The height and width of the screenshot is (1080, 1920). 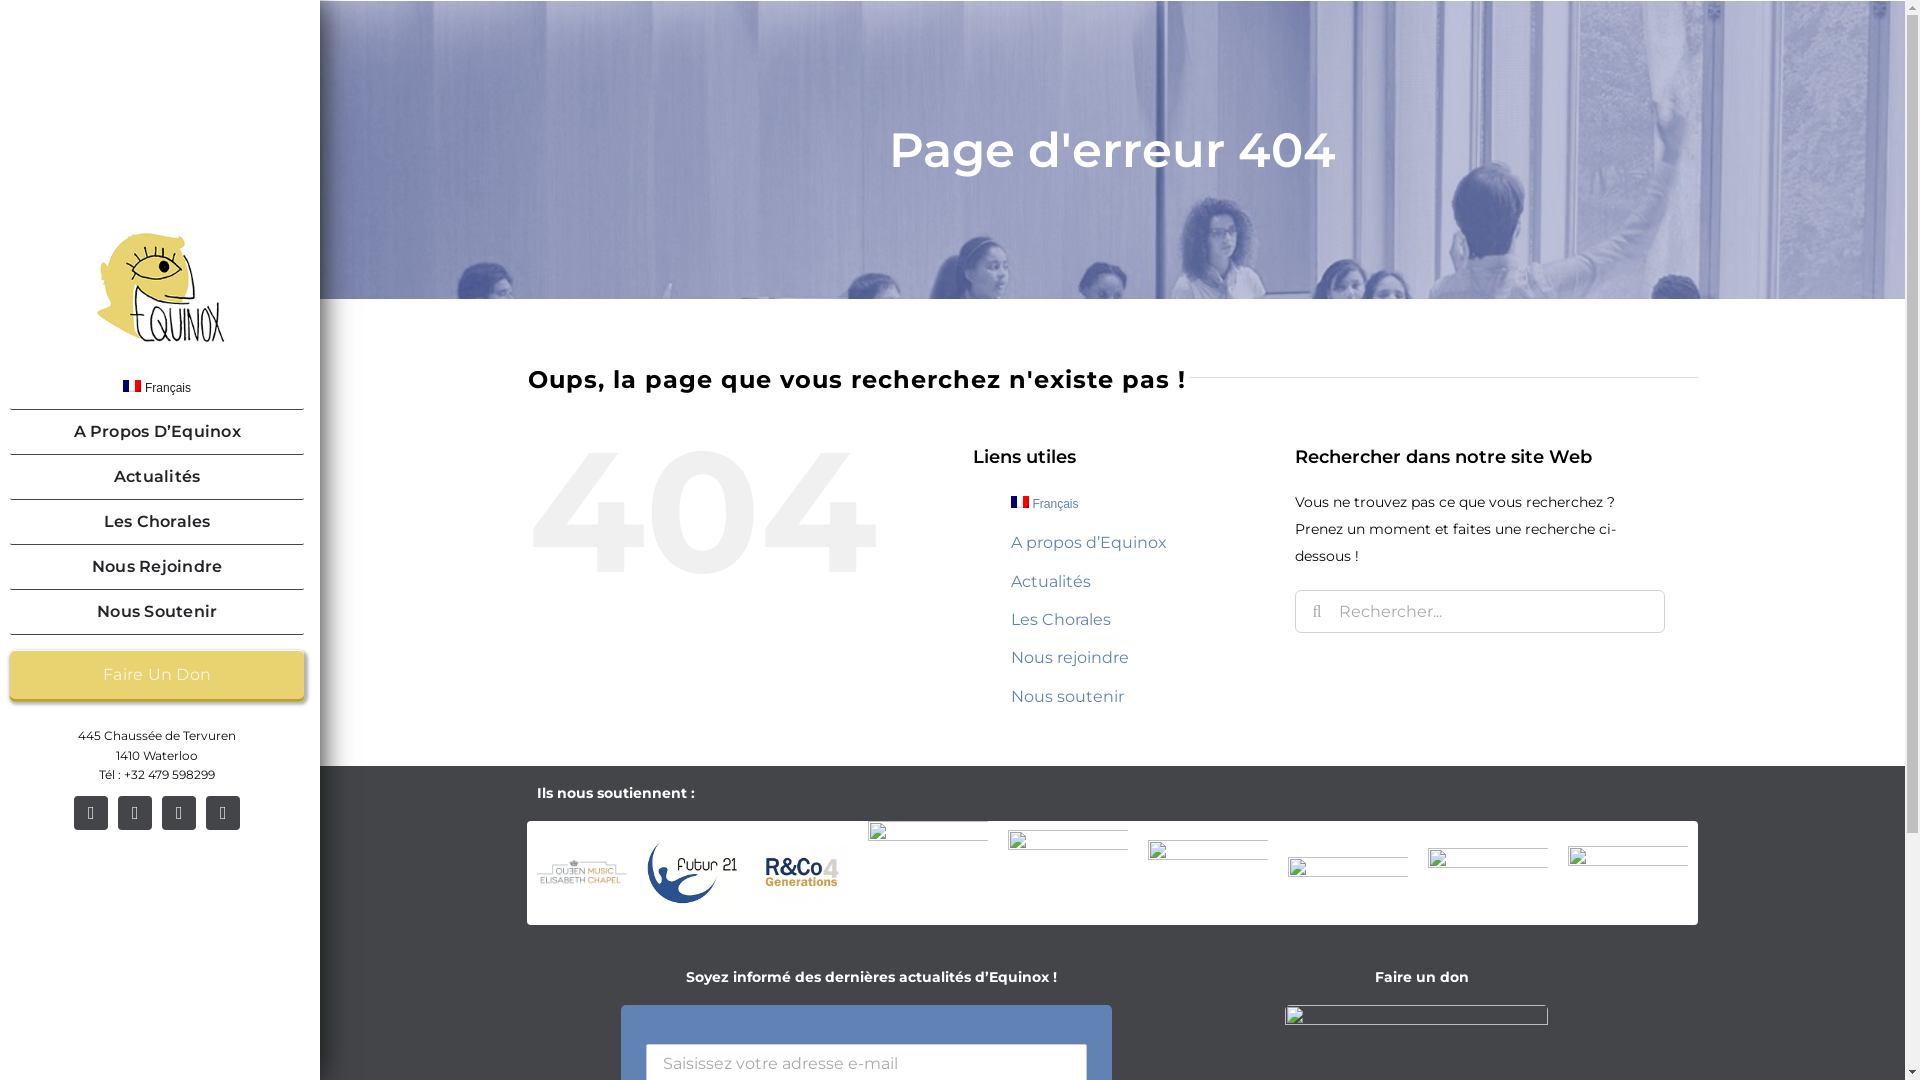 What do you see at coordinates (156, 567) in the screenshot?
I see `'Nous Rejoindre'` at bounding box center [156, 567].